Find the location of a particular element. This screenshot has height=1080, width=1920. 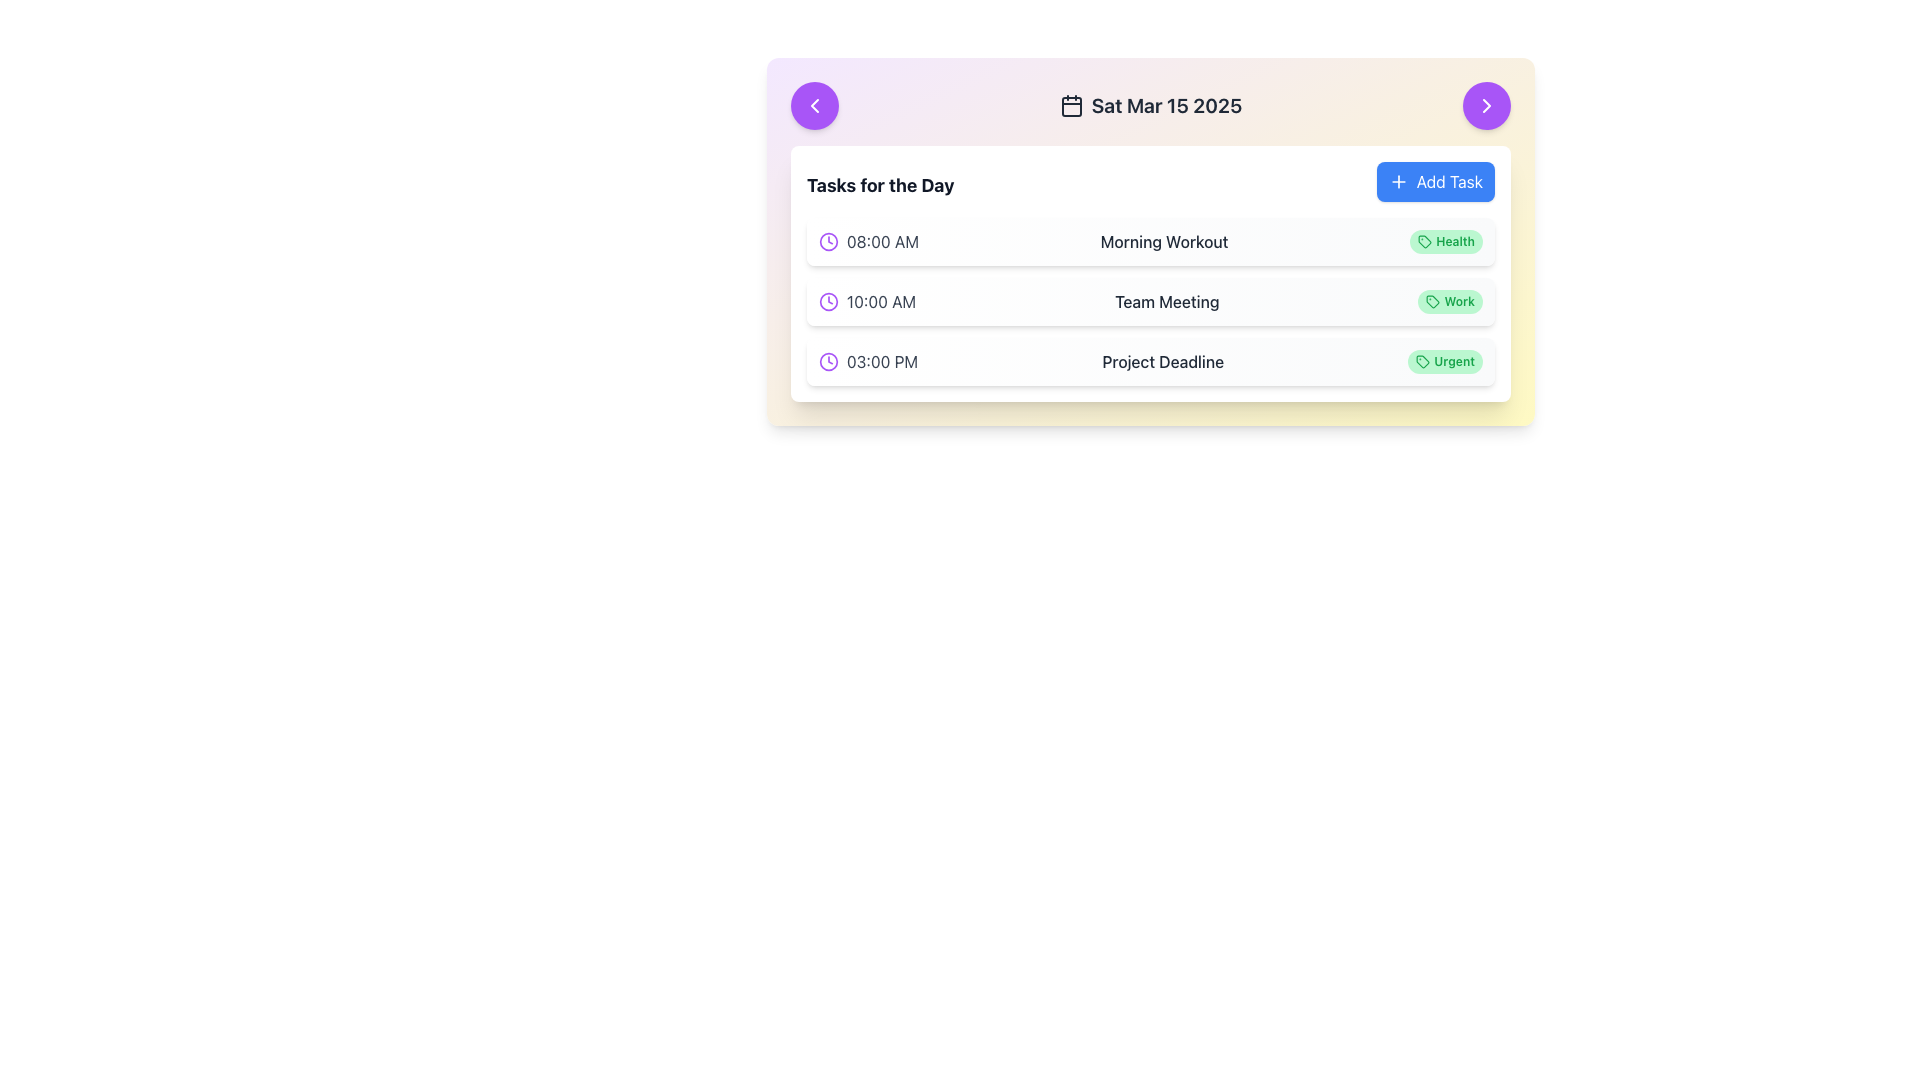

the chevron icon located within the circular purple-colored button at the top-right corner of the main interface is located at coordinates (1487, 105).